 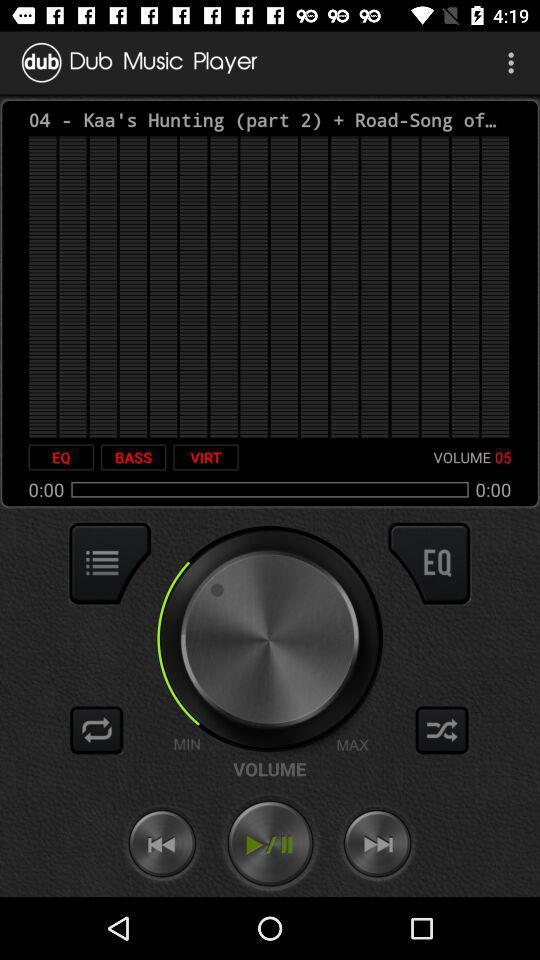 I want to click on virt, so click(x=205, y=457).